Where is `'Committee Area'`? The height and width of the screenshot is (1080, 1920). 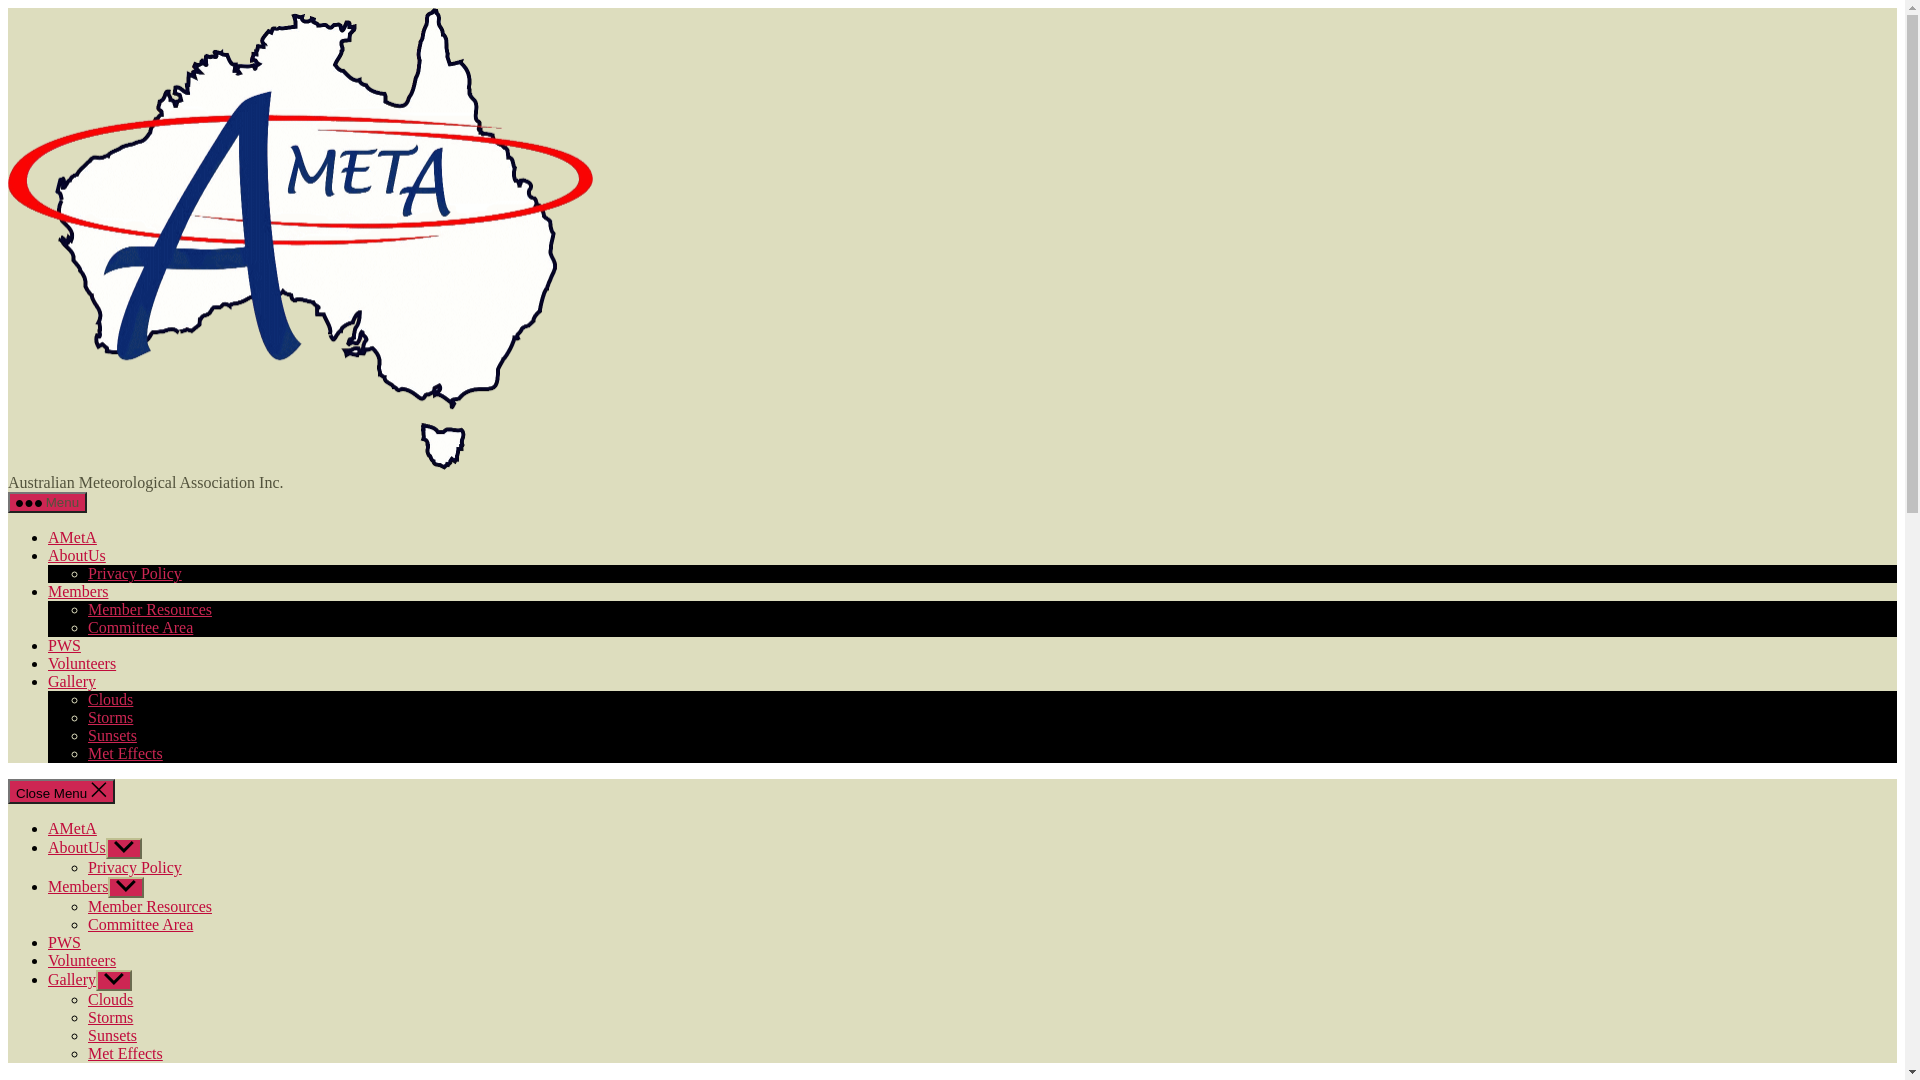 'Committee Area' is located at coordinates (139, 626).